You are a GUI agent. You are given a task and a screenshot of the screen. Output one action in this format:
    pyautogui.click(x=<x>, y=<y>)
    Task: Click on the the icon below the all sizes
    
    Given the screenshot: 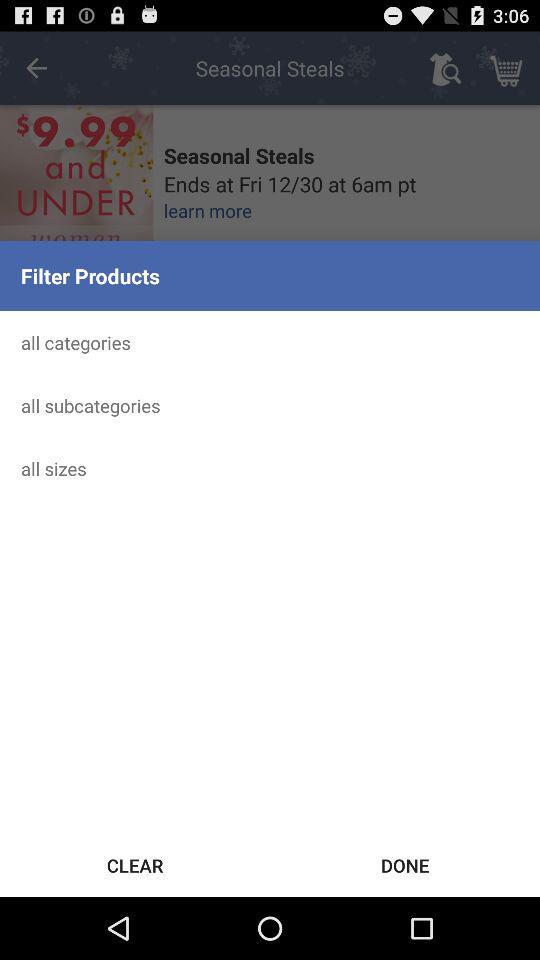 What is the action you would take?
    pyautogui.click(x=405, y=864)
    